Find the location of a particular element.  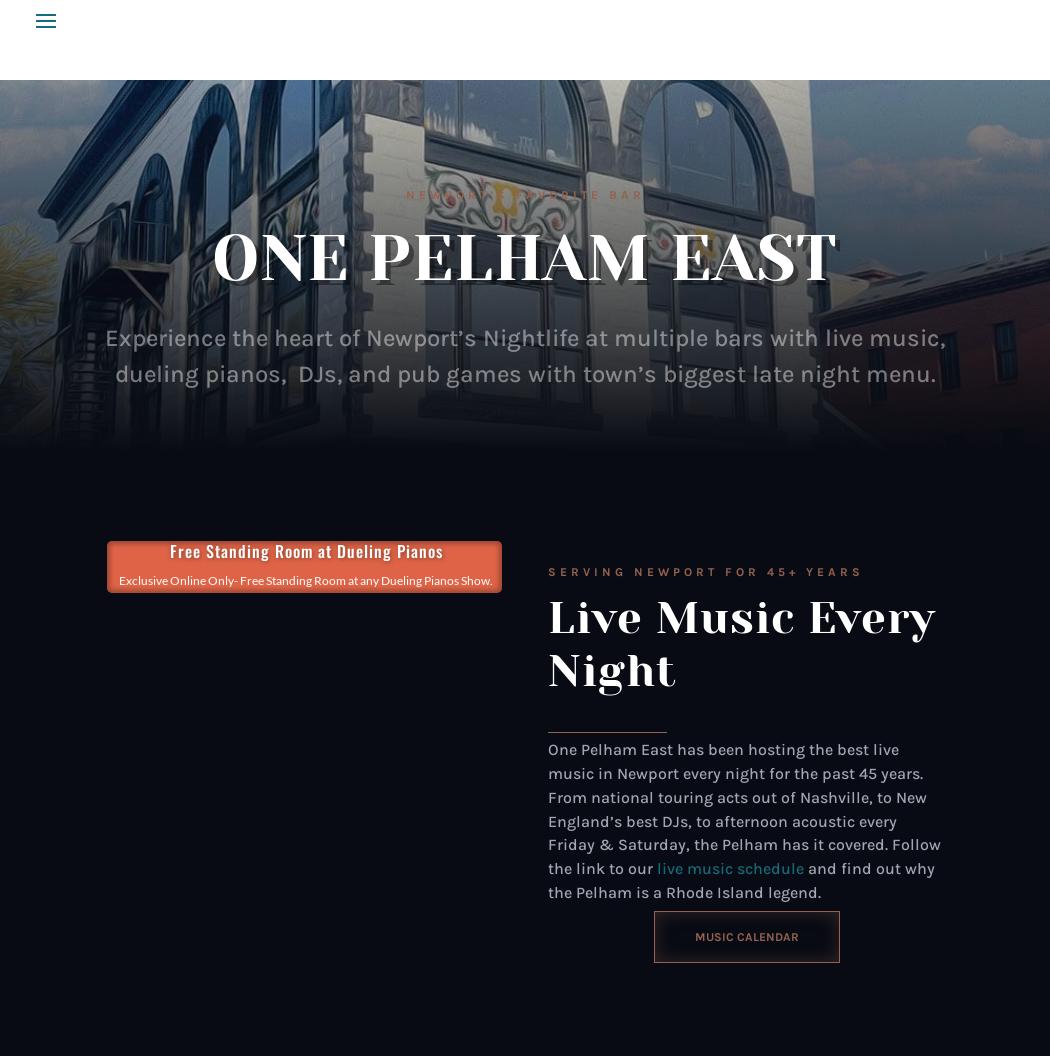

'Exclusive Online Only- Free Standing Room at any Dueling Pianos Show.' is located at coordinates (305, 579).